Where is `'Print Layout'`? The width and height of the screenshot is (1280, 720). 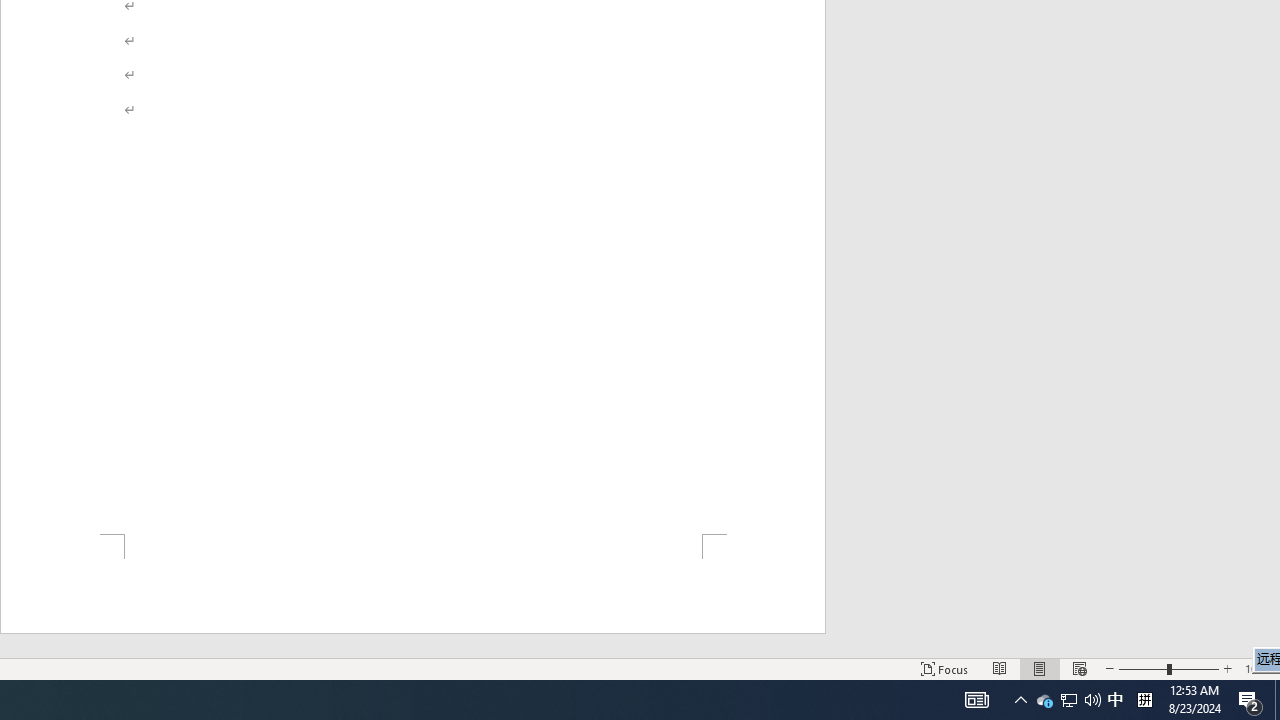 'Print Layout' is located at coordinates (1040, 669).